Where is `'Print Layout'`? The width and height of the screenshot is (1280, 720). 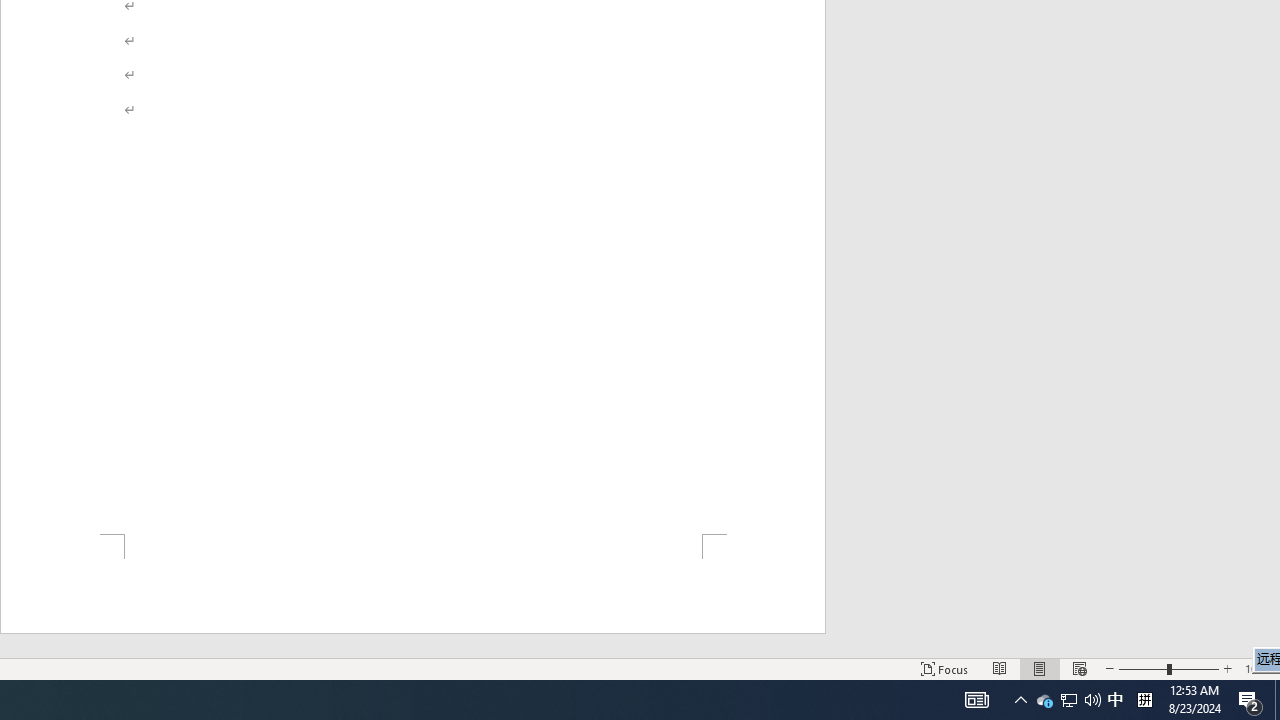 'Print Layout' is located at coordinates (1040, 669).